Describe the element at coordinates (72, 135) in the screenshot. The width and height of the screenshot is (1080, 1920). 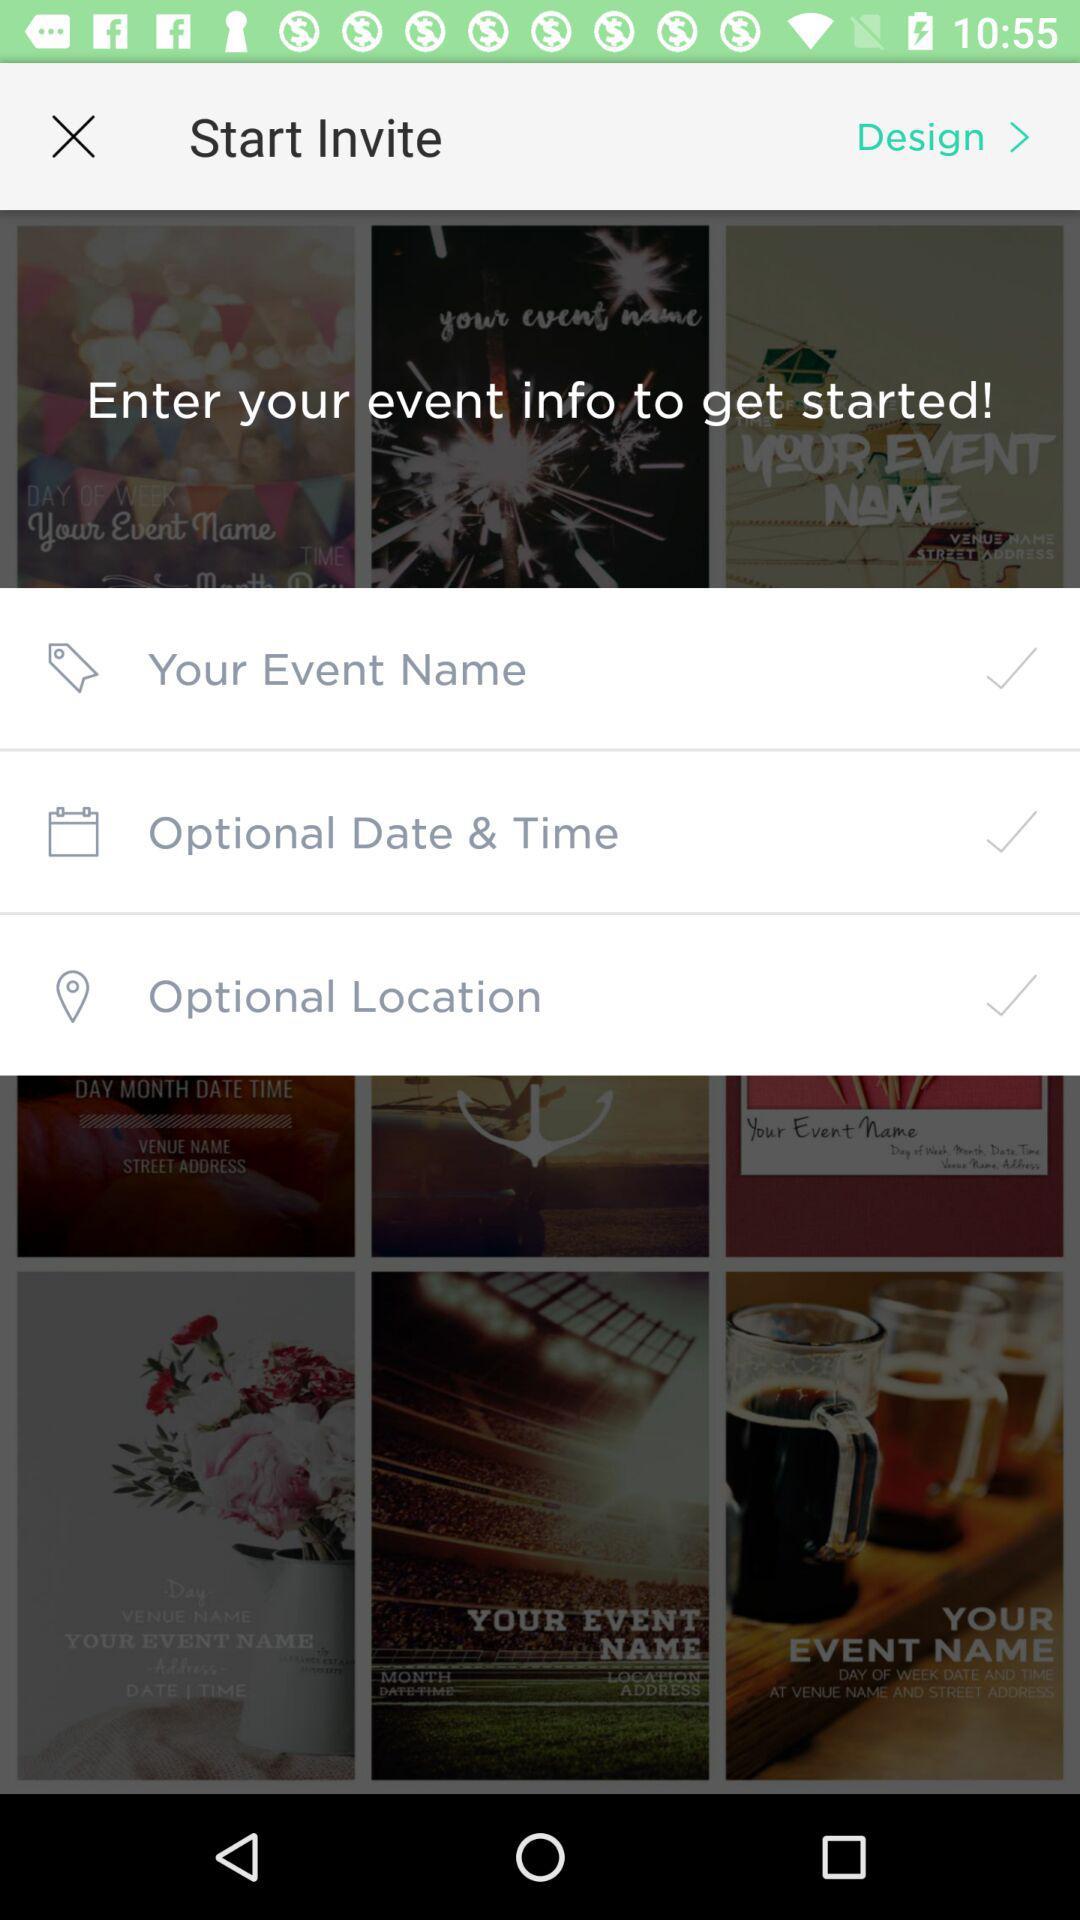
I see `icon next to start invite` at that location.